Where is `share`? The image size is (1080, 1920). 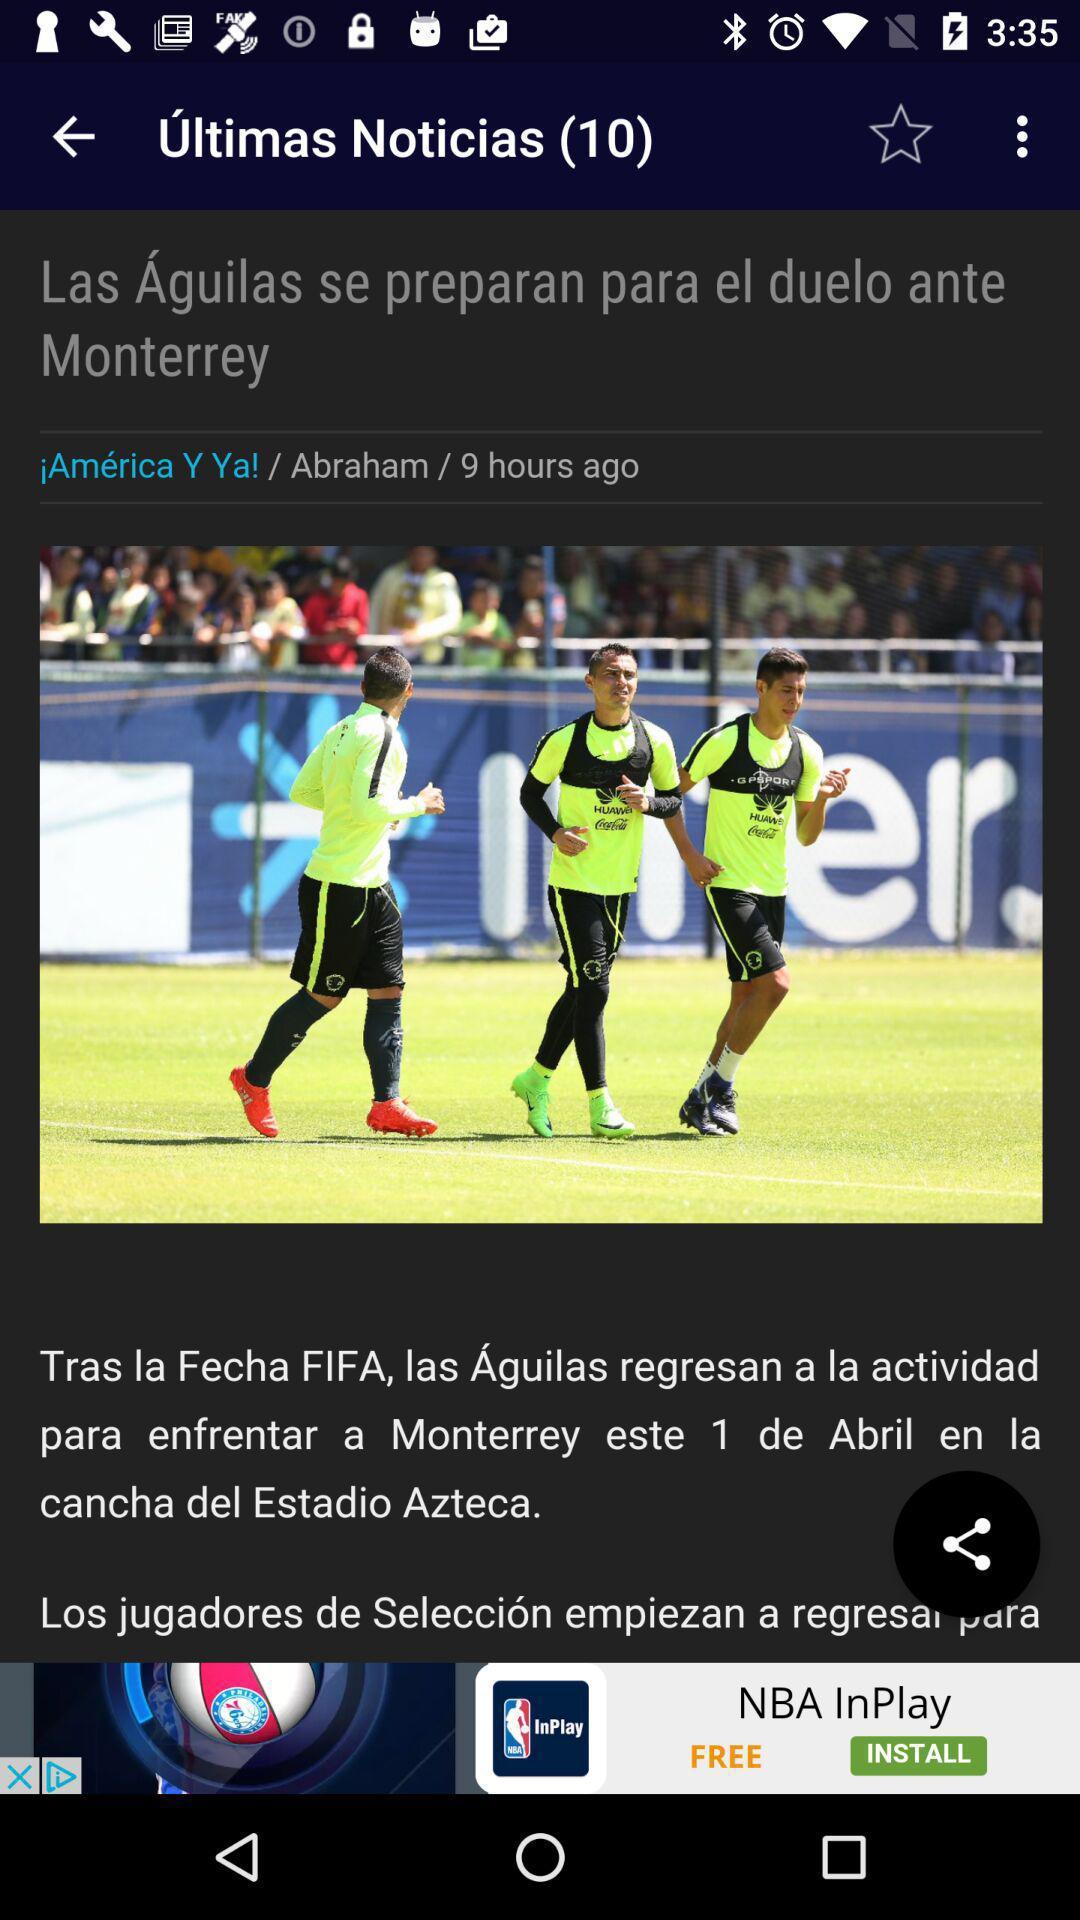 share is located at coordinates (965, 1543).